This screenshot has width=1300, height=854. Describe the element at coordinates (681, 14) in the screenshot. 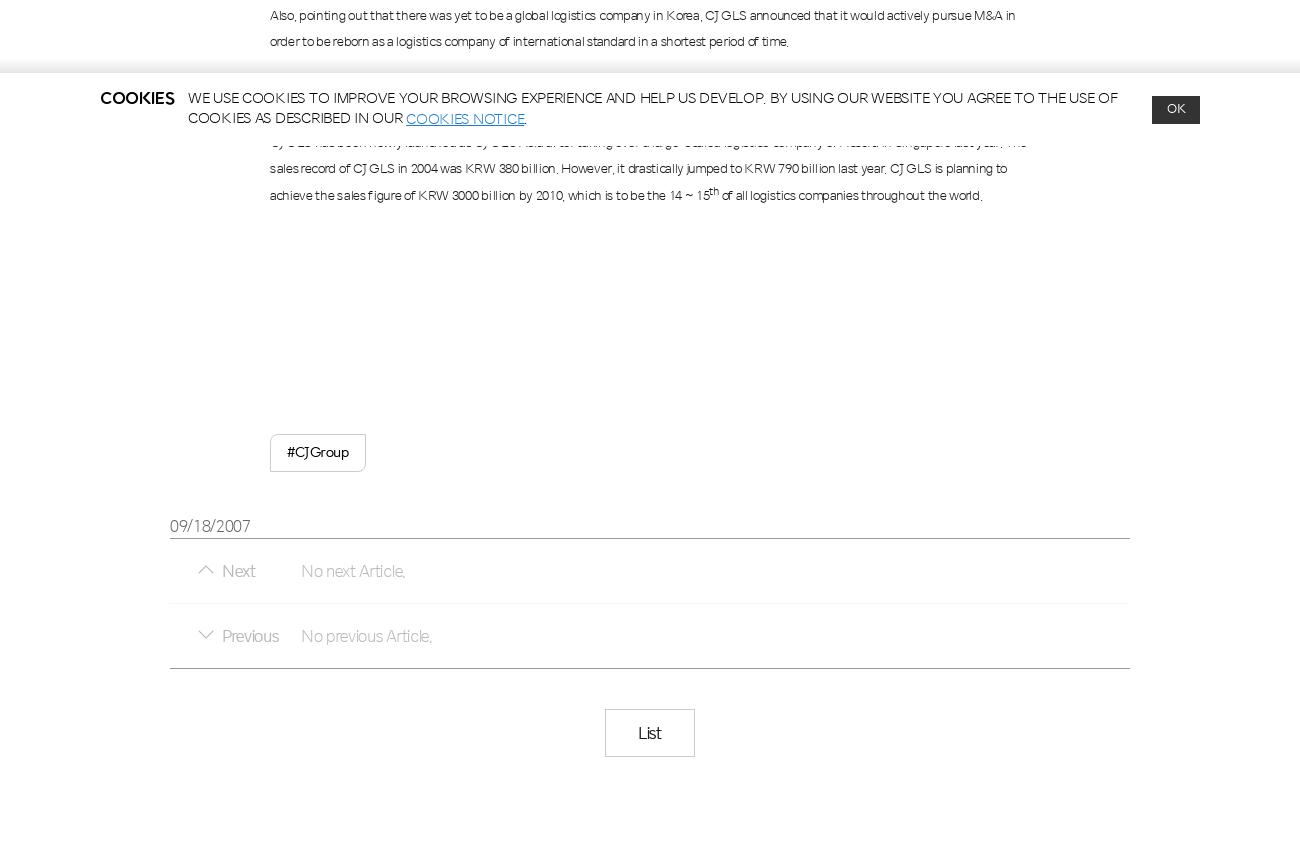

I see `'Korea'` at that location.